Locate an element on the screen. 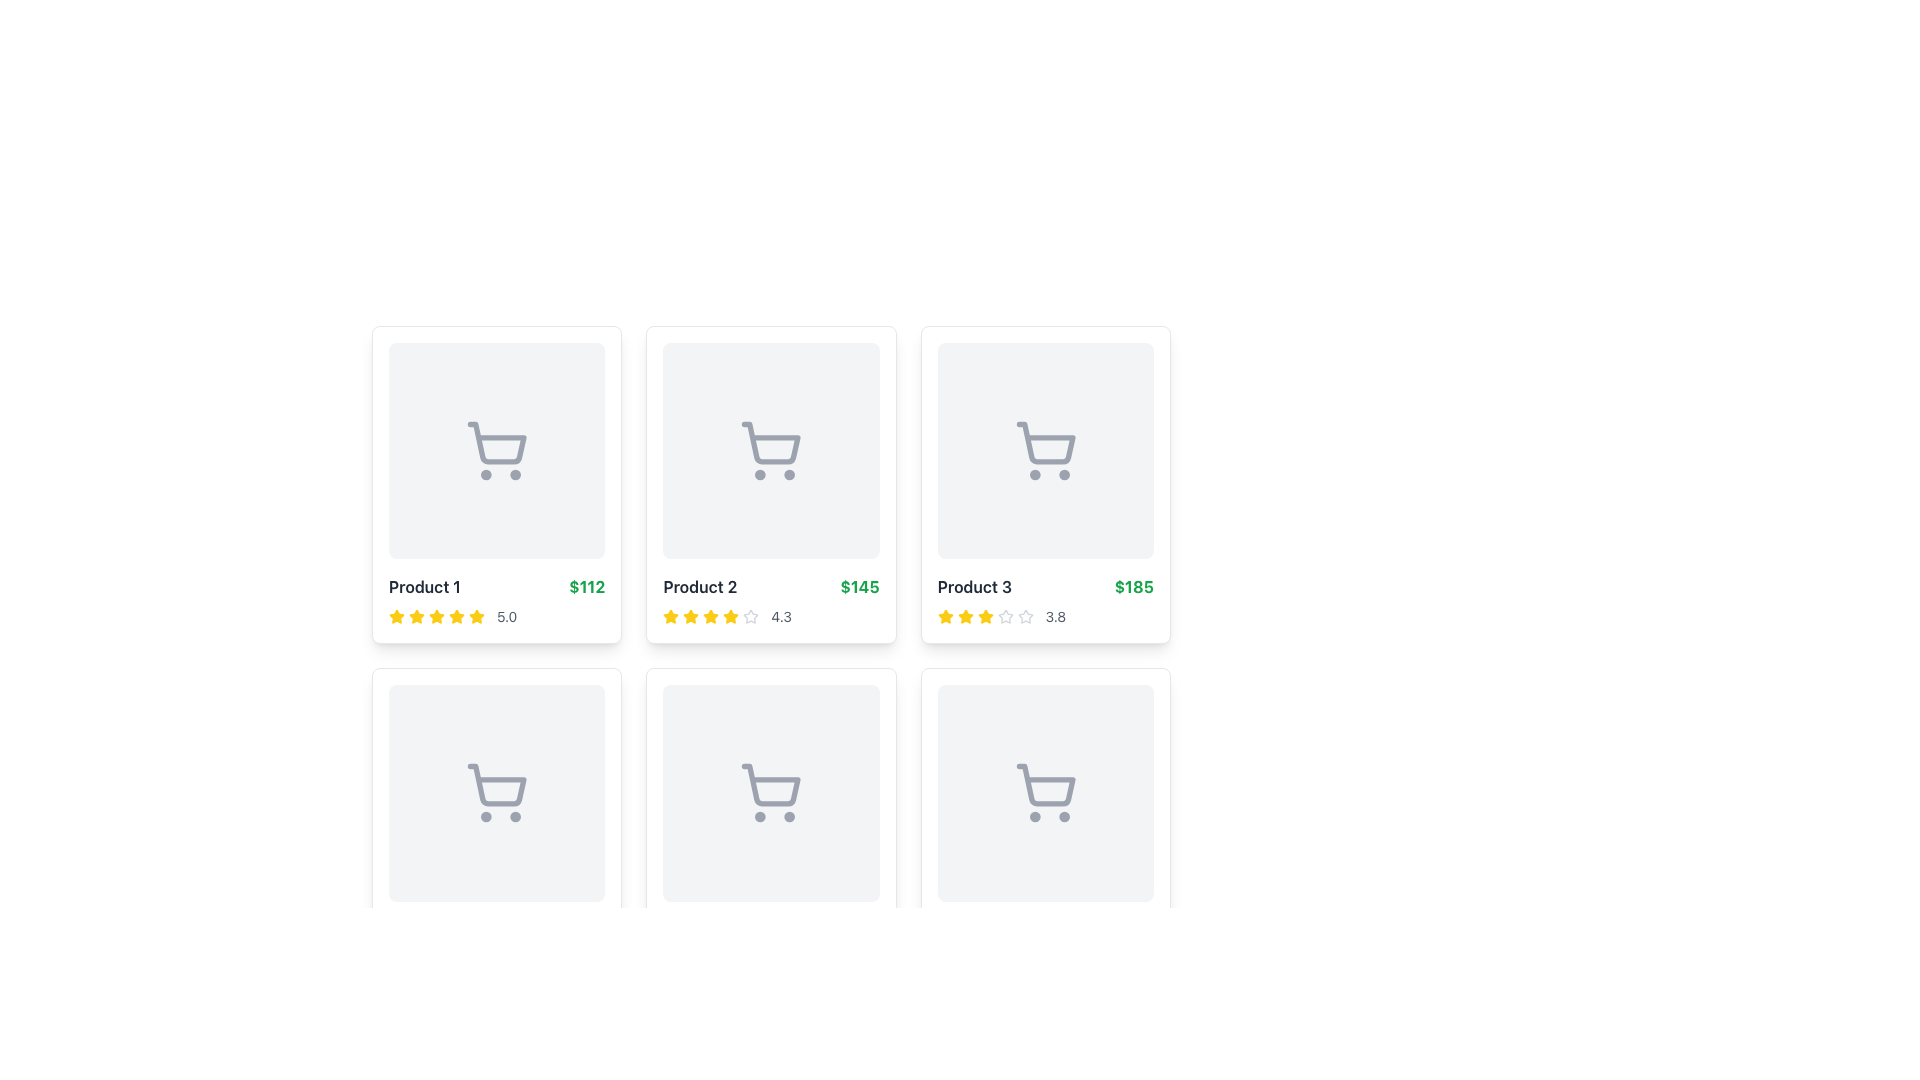 Image resolution: width=1920 pixels, height=1080 pixels. the shopping cart icon located at the center of the SVG in the top-left corner of the product card for 'Product 1' is located at coordinates (497, 442).